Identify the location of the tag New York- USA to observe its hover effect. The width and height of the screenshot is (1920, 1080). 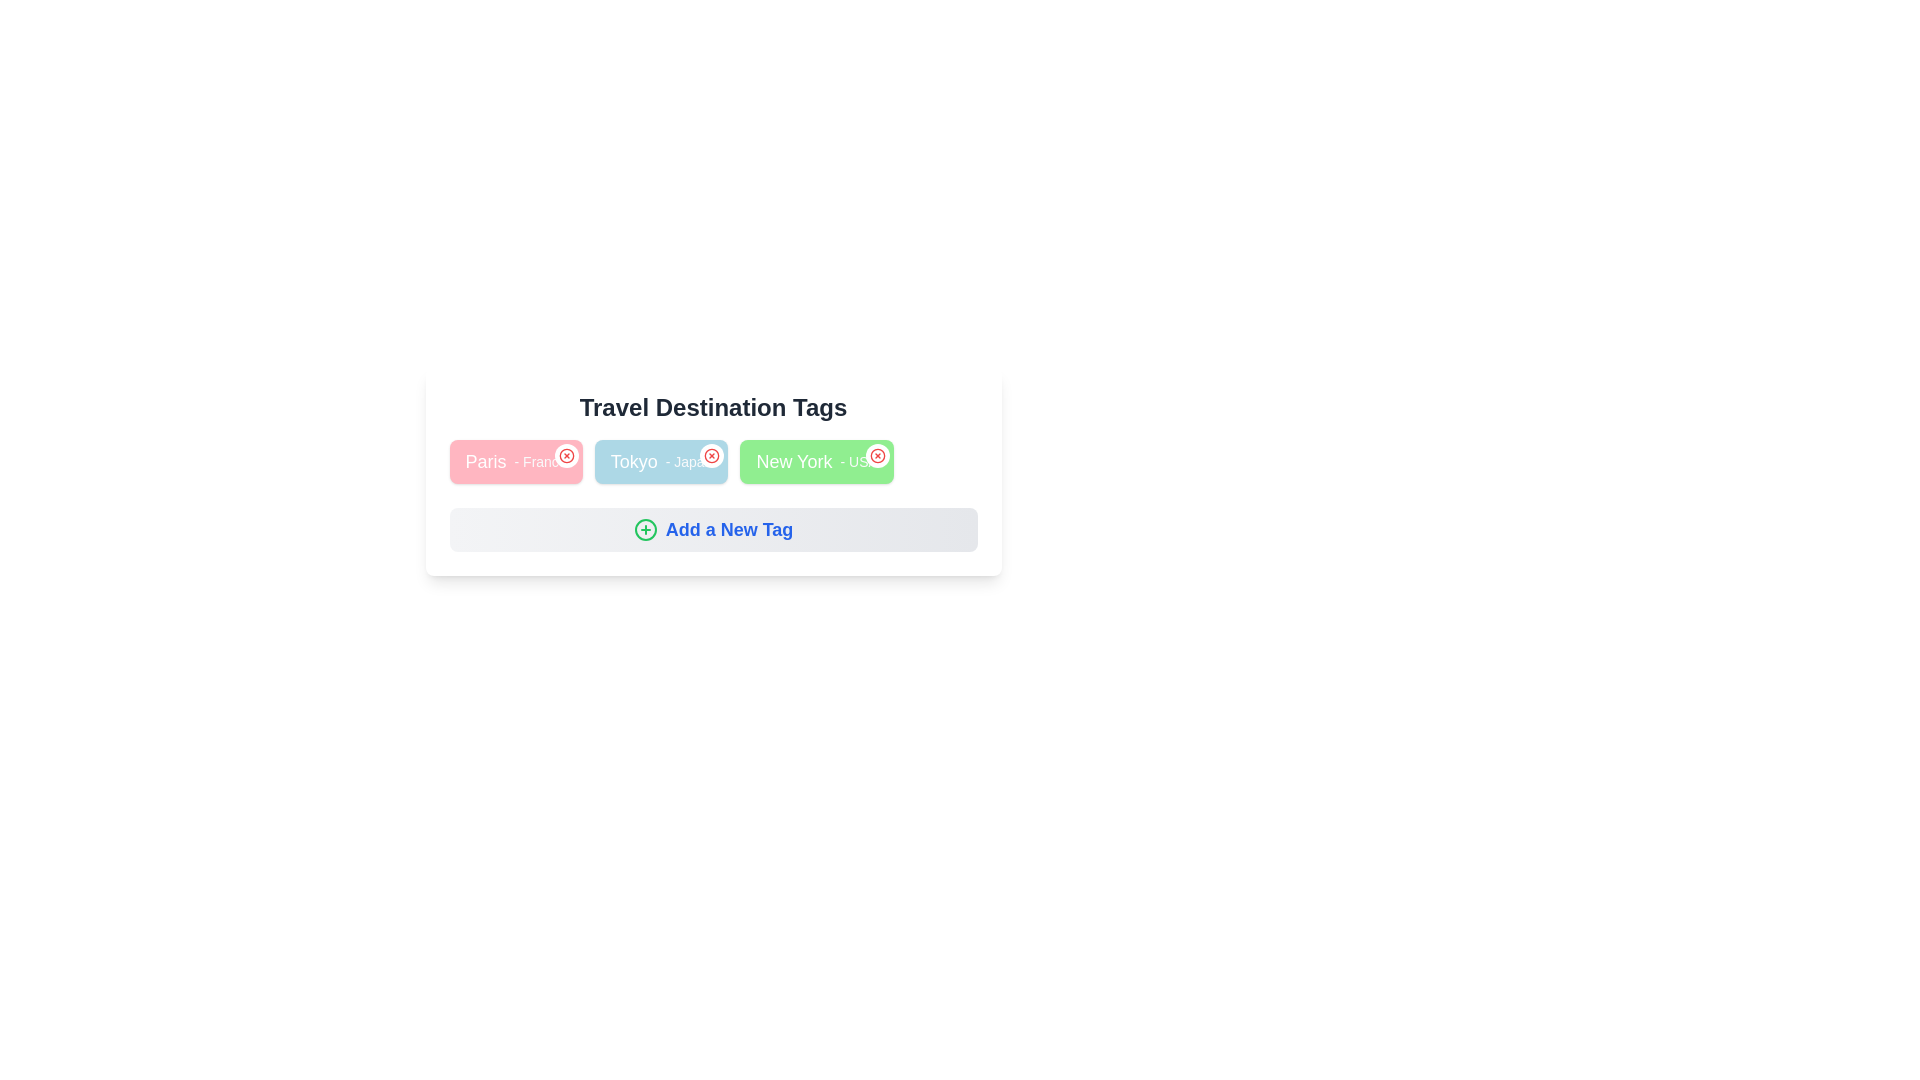
(816, 462).